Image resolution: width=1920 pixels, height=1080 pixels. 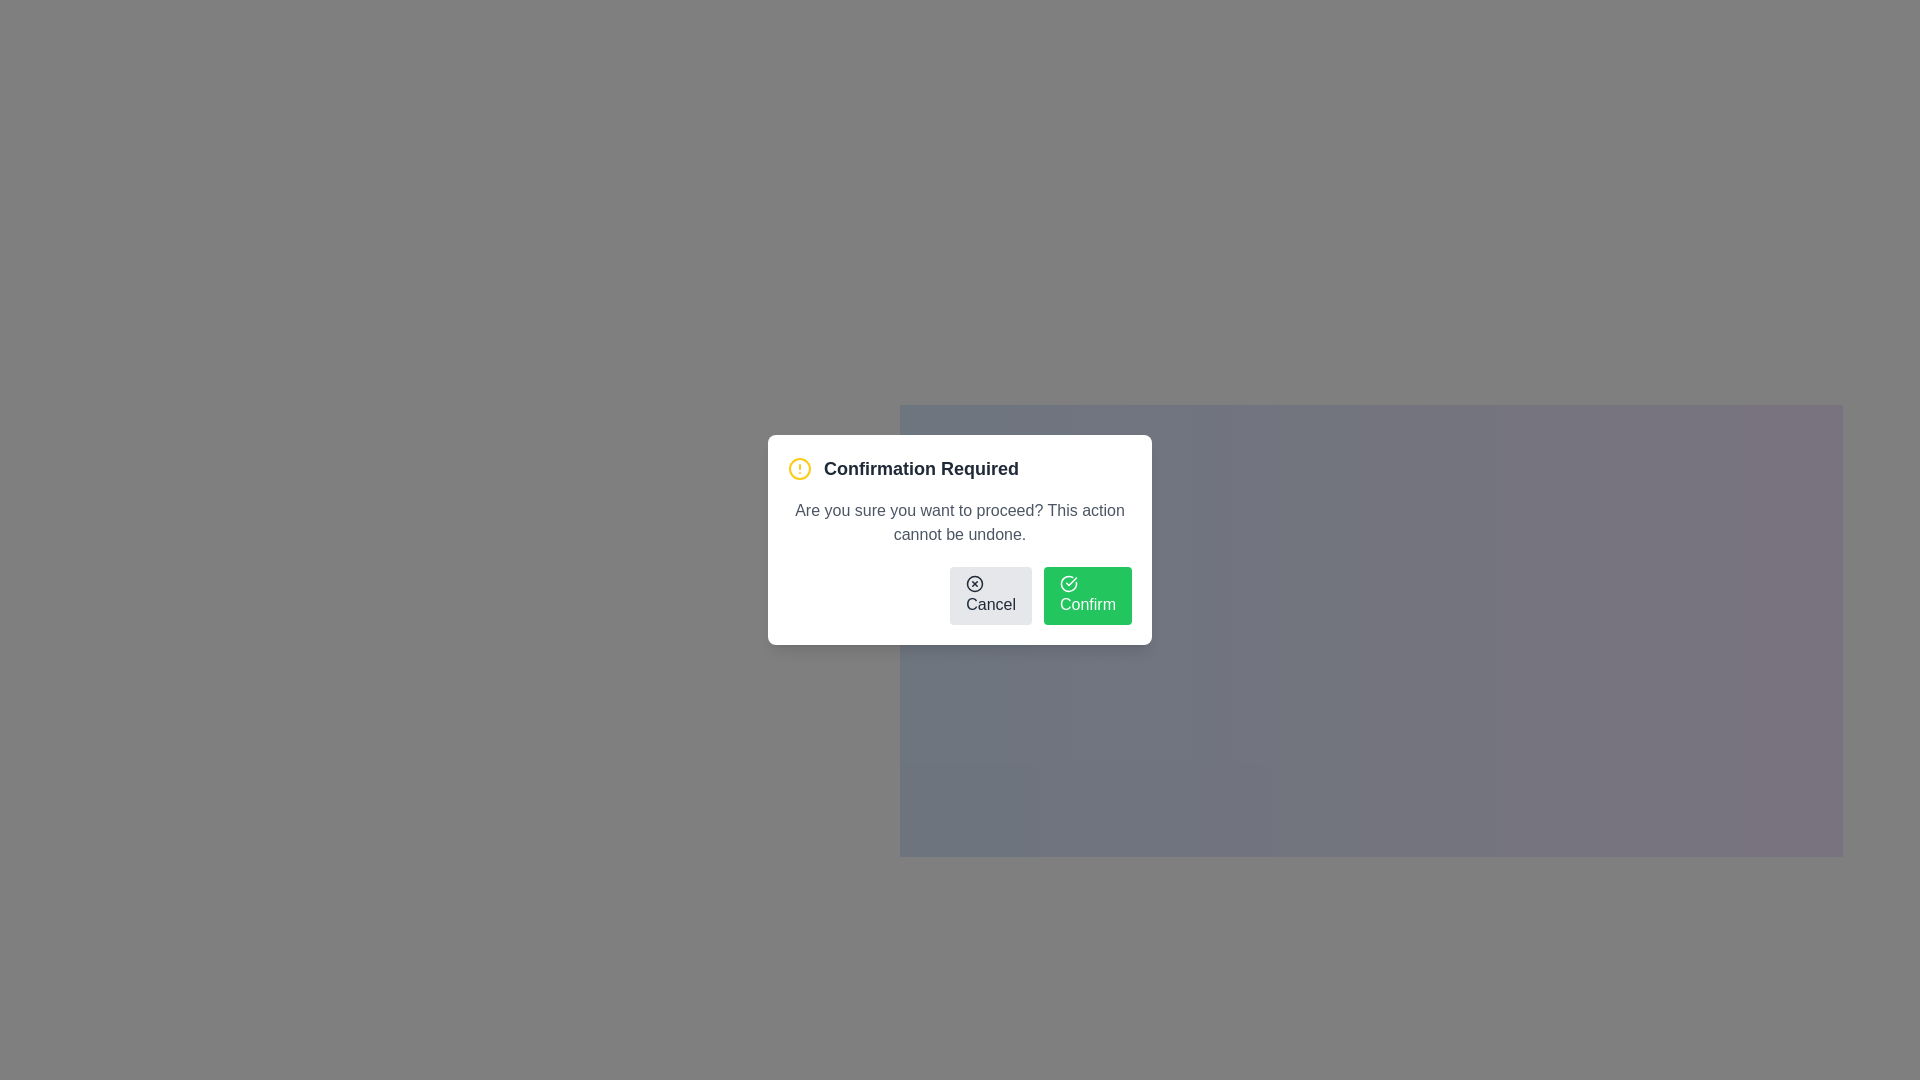 I want to click on the confirmation button located at the bottom right corner of the modal dialog, positioned to the right of the 'Cancel' button, so click(x=1087, y=595).